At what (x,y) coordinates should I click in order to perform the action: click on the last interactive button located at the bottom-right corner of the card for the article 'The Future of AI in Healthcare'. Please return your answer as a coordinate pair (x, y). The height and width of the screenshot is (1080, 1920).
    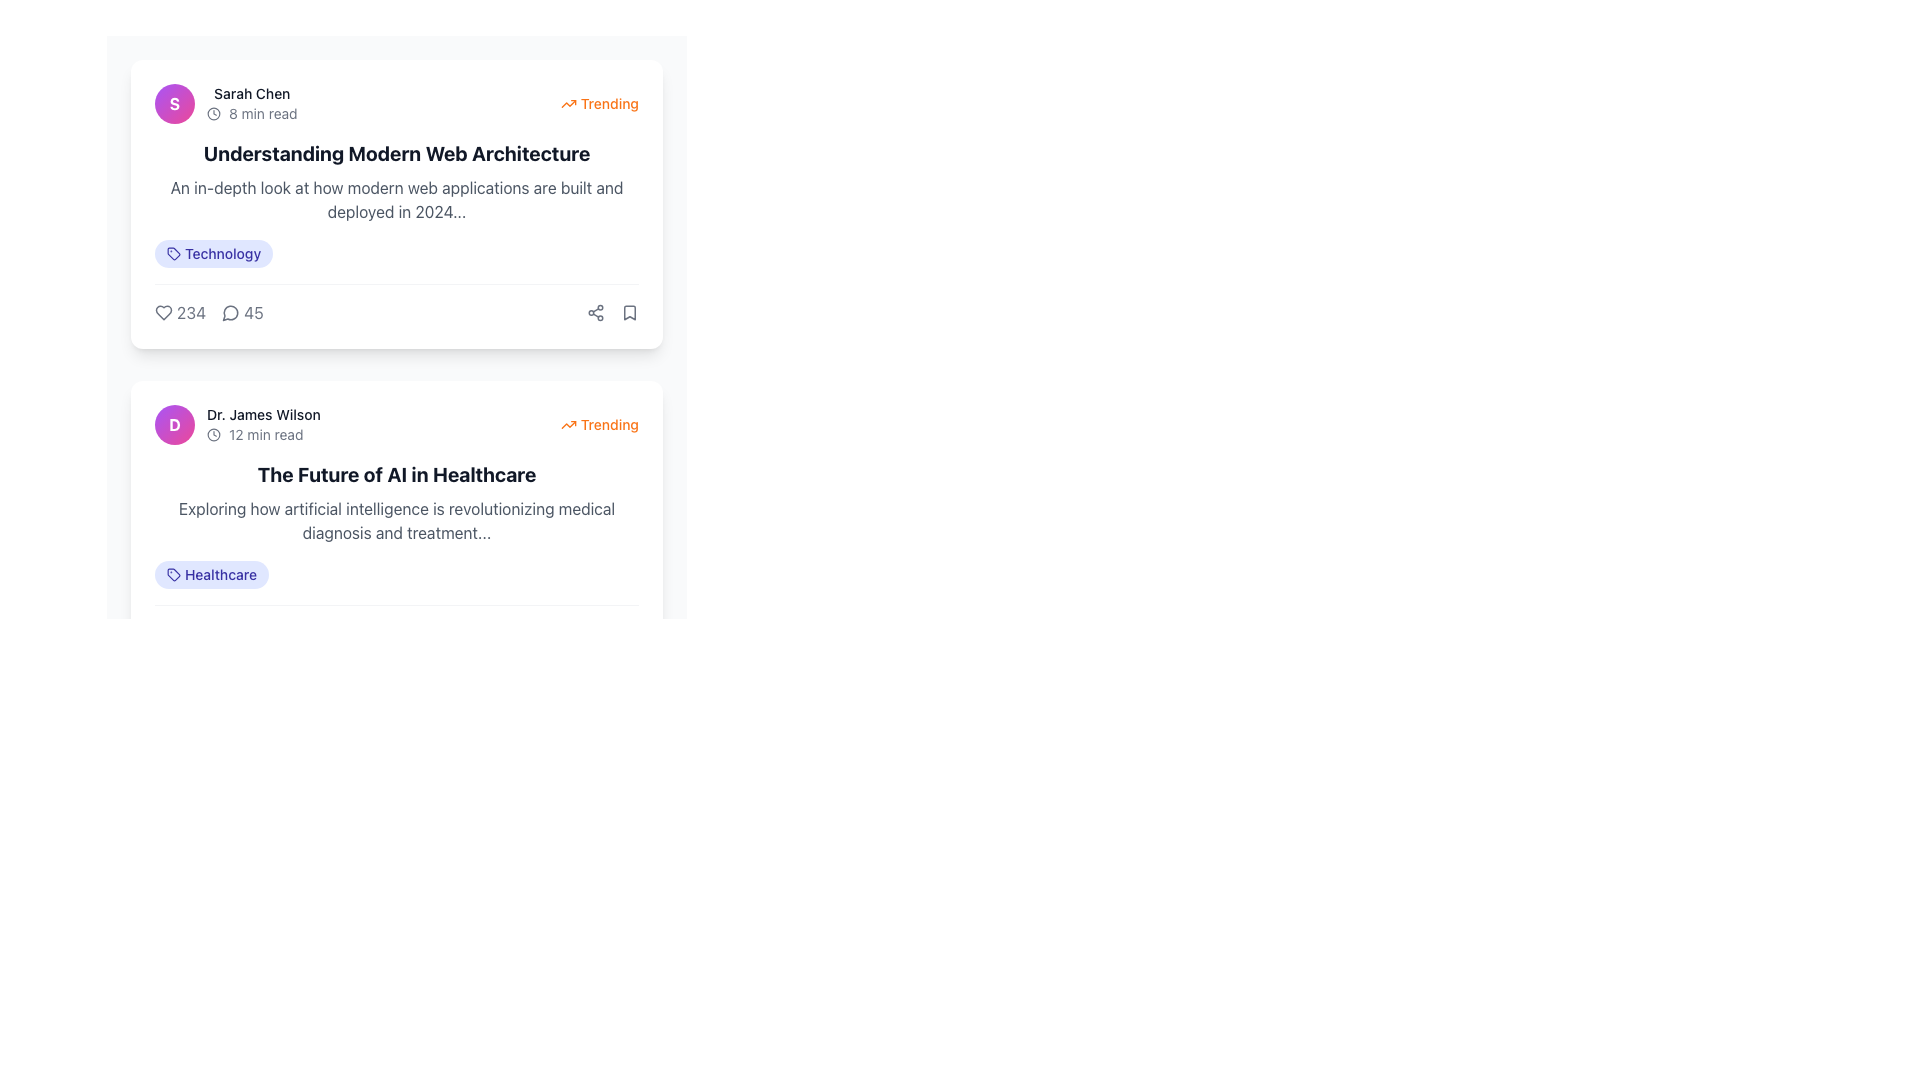
    Looking at the image, I should click on (612, 633).